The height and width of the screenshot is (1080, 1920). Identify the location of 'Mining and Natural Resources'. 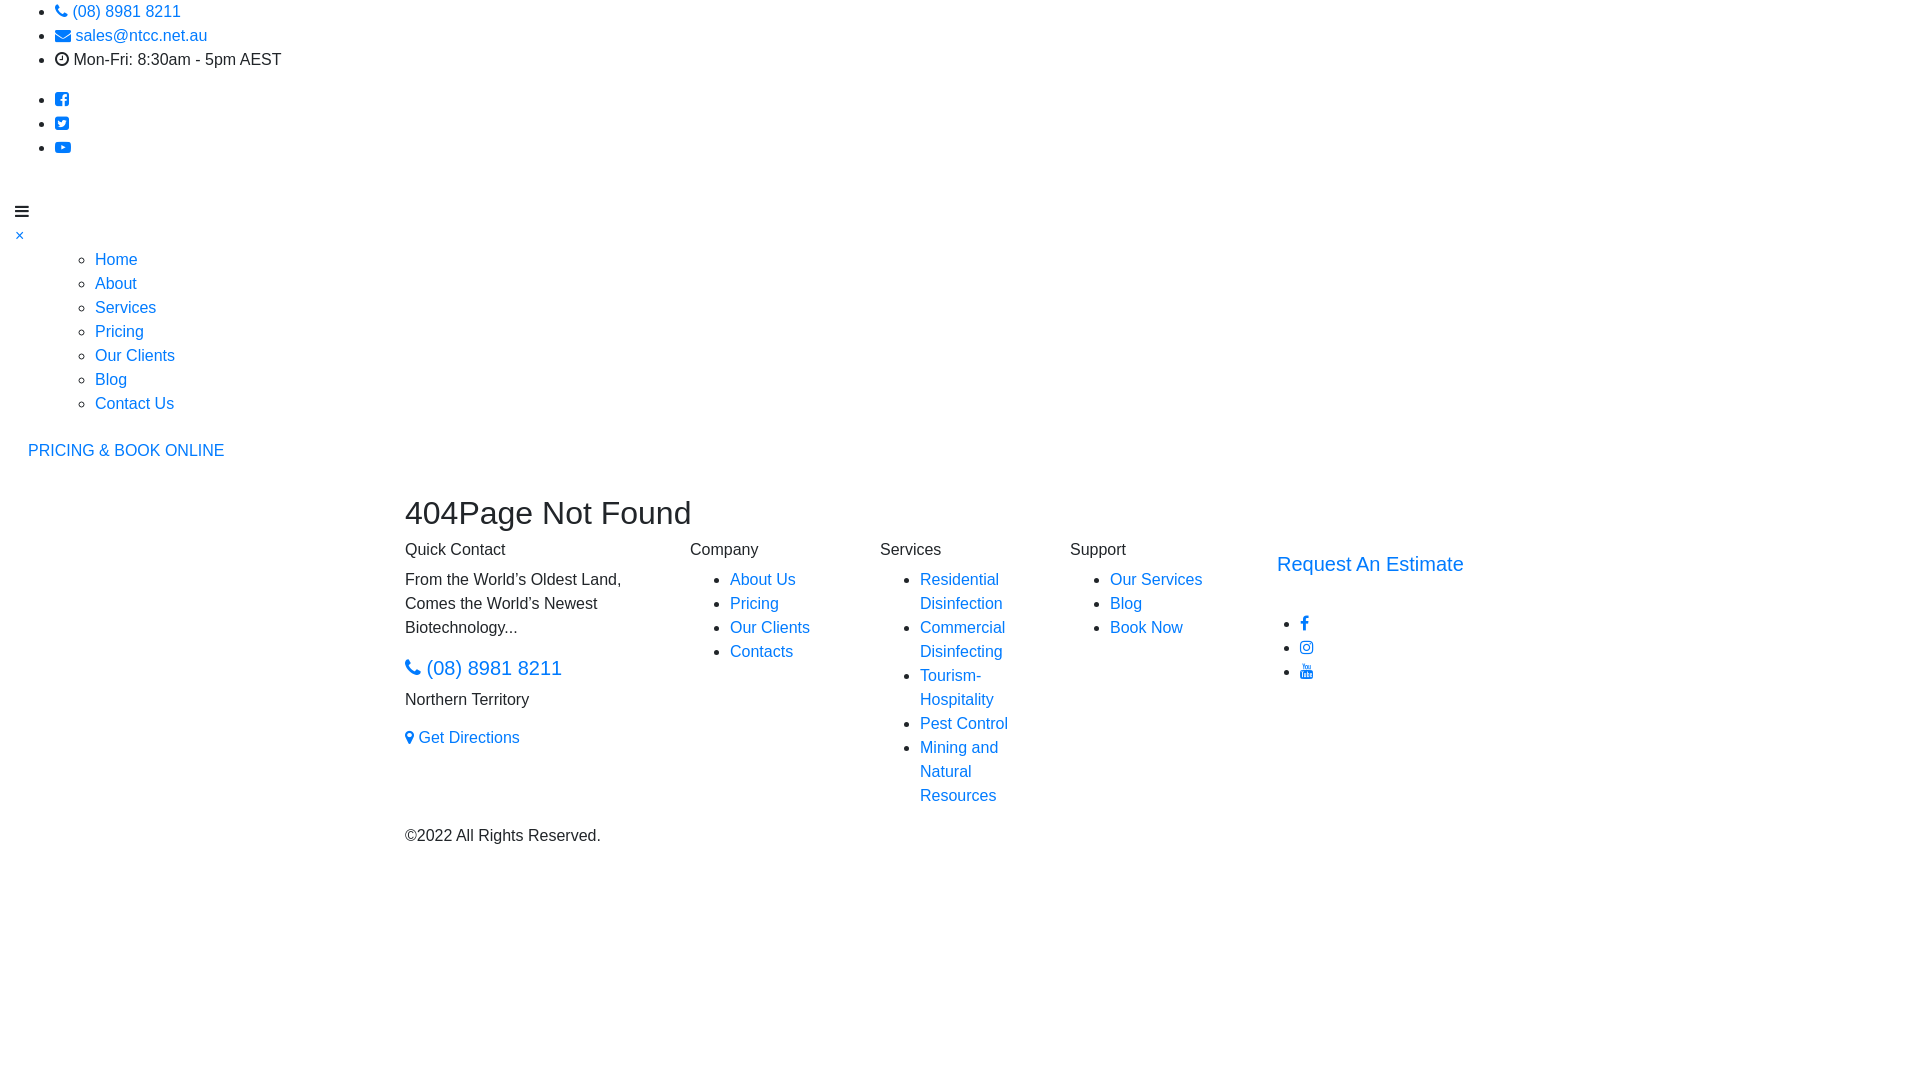
(958, 770).